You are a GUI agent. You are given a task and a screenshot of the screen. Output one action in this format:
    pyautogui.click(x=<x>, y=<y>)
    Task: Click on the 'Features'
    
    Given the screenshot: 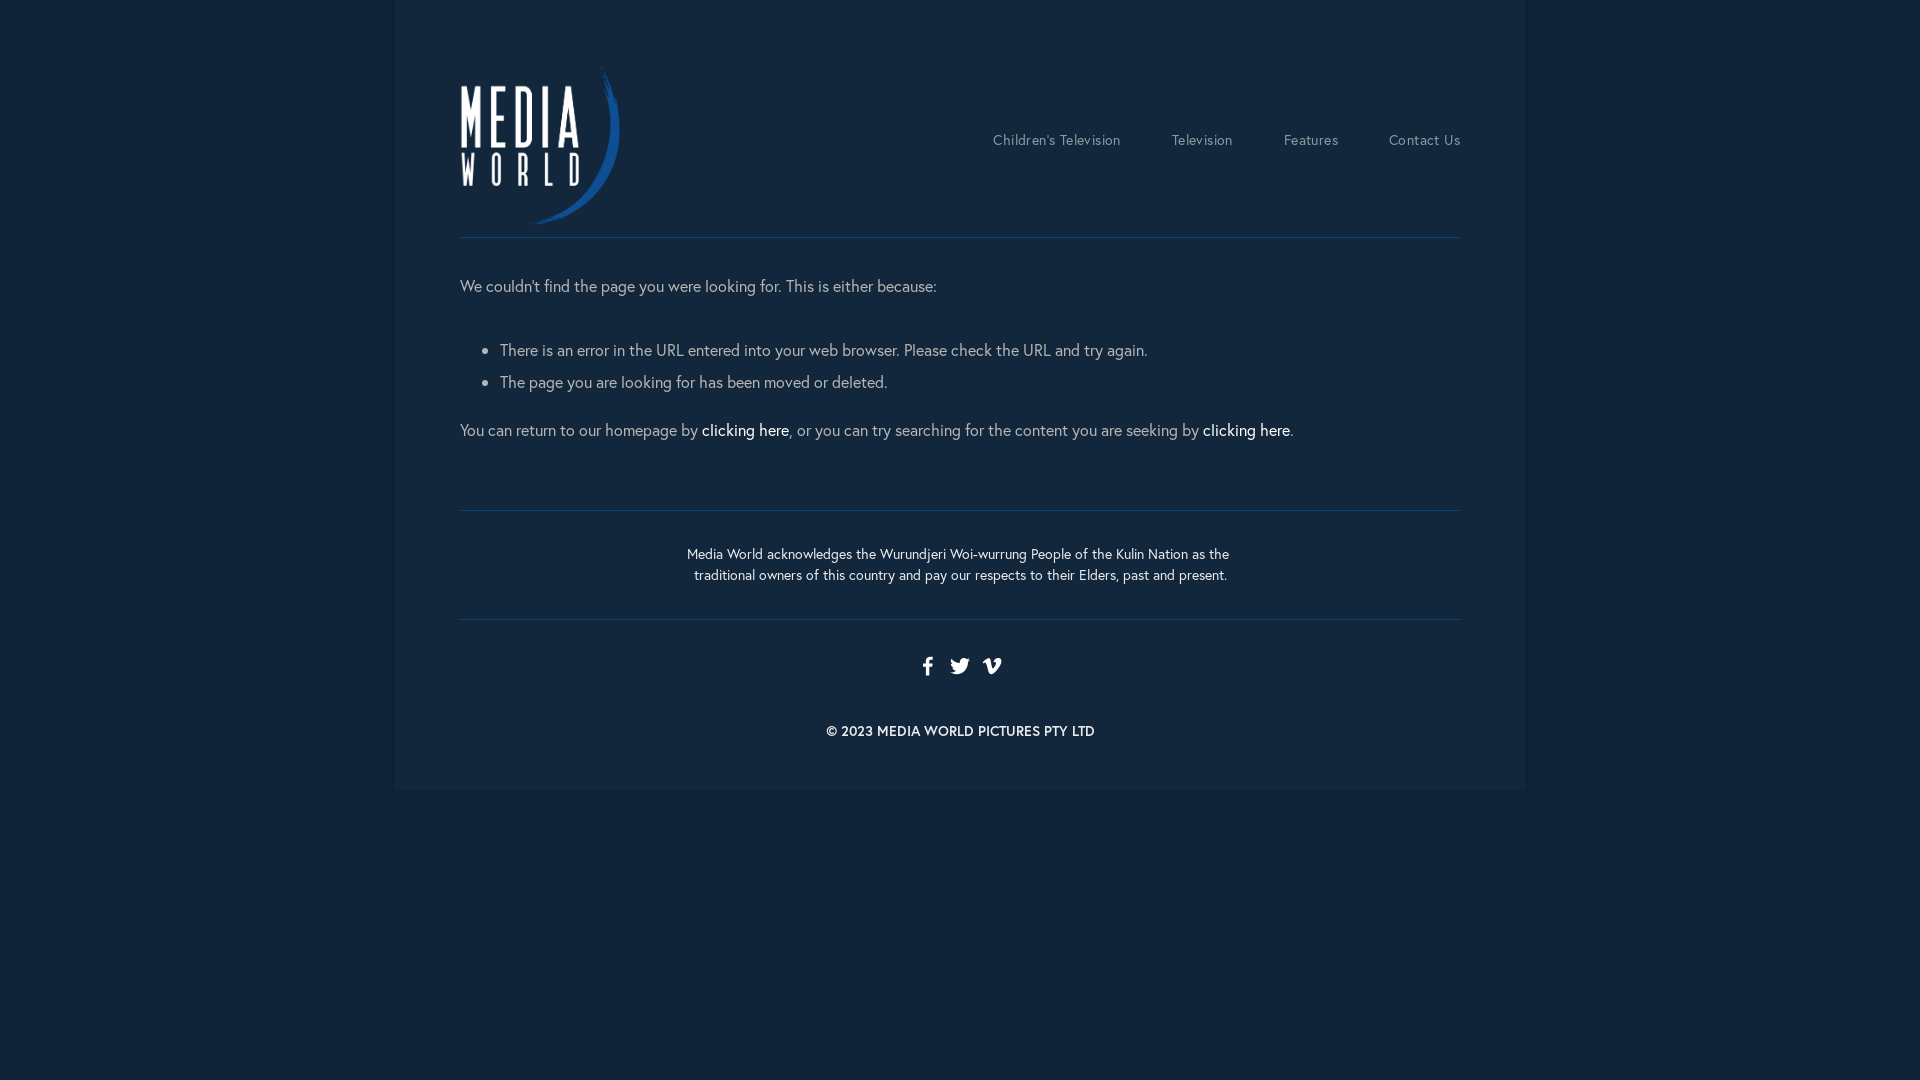 What is the action you would take?
    pyautogui.click(x=1310, y=140)
    